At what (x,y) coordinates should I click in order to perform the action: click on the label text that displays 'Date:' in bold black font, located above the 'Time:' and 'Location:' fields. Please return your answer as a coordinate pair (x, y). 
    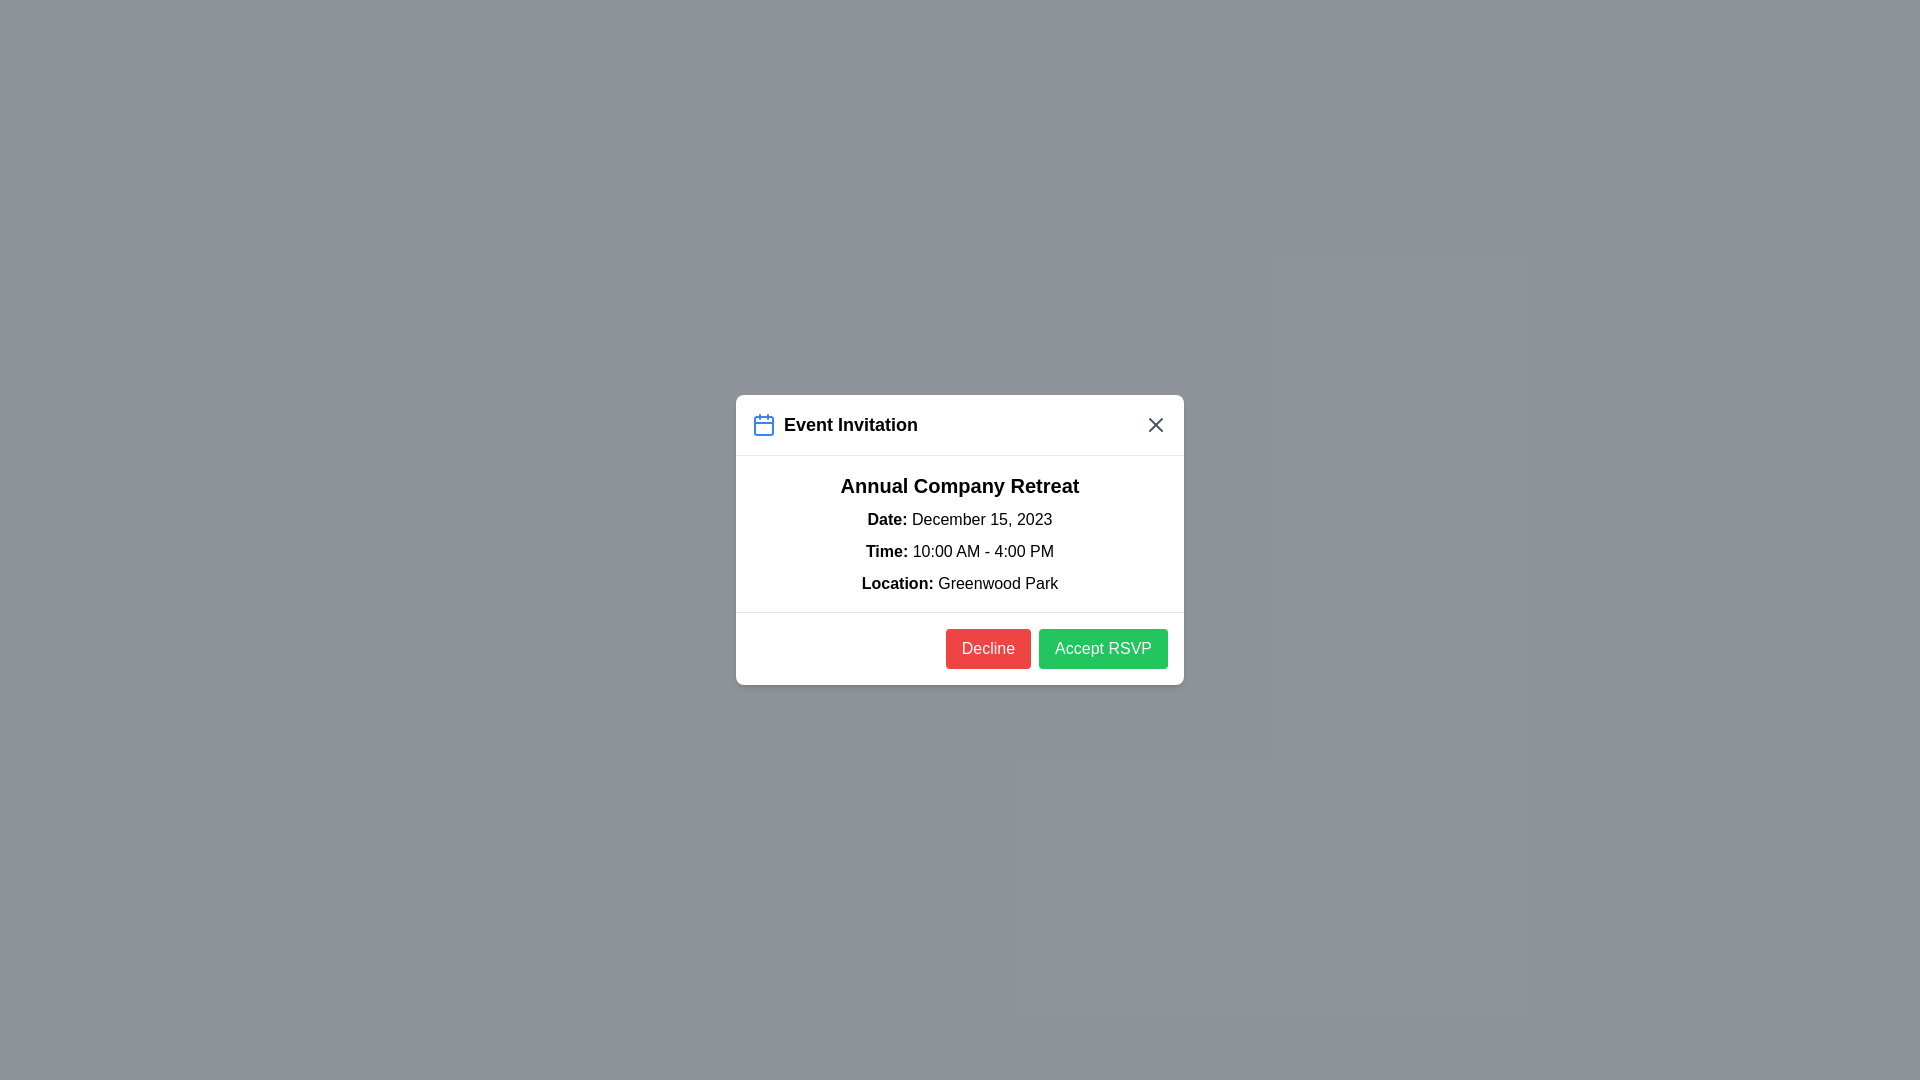
    Looking at the image, I should click on (888, 518).